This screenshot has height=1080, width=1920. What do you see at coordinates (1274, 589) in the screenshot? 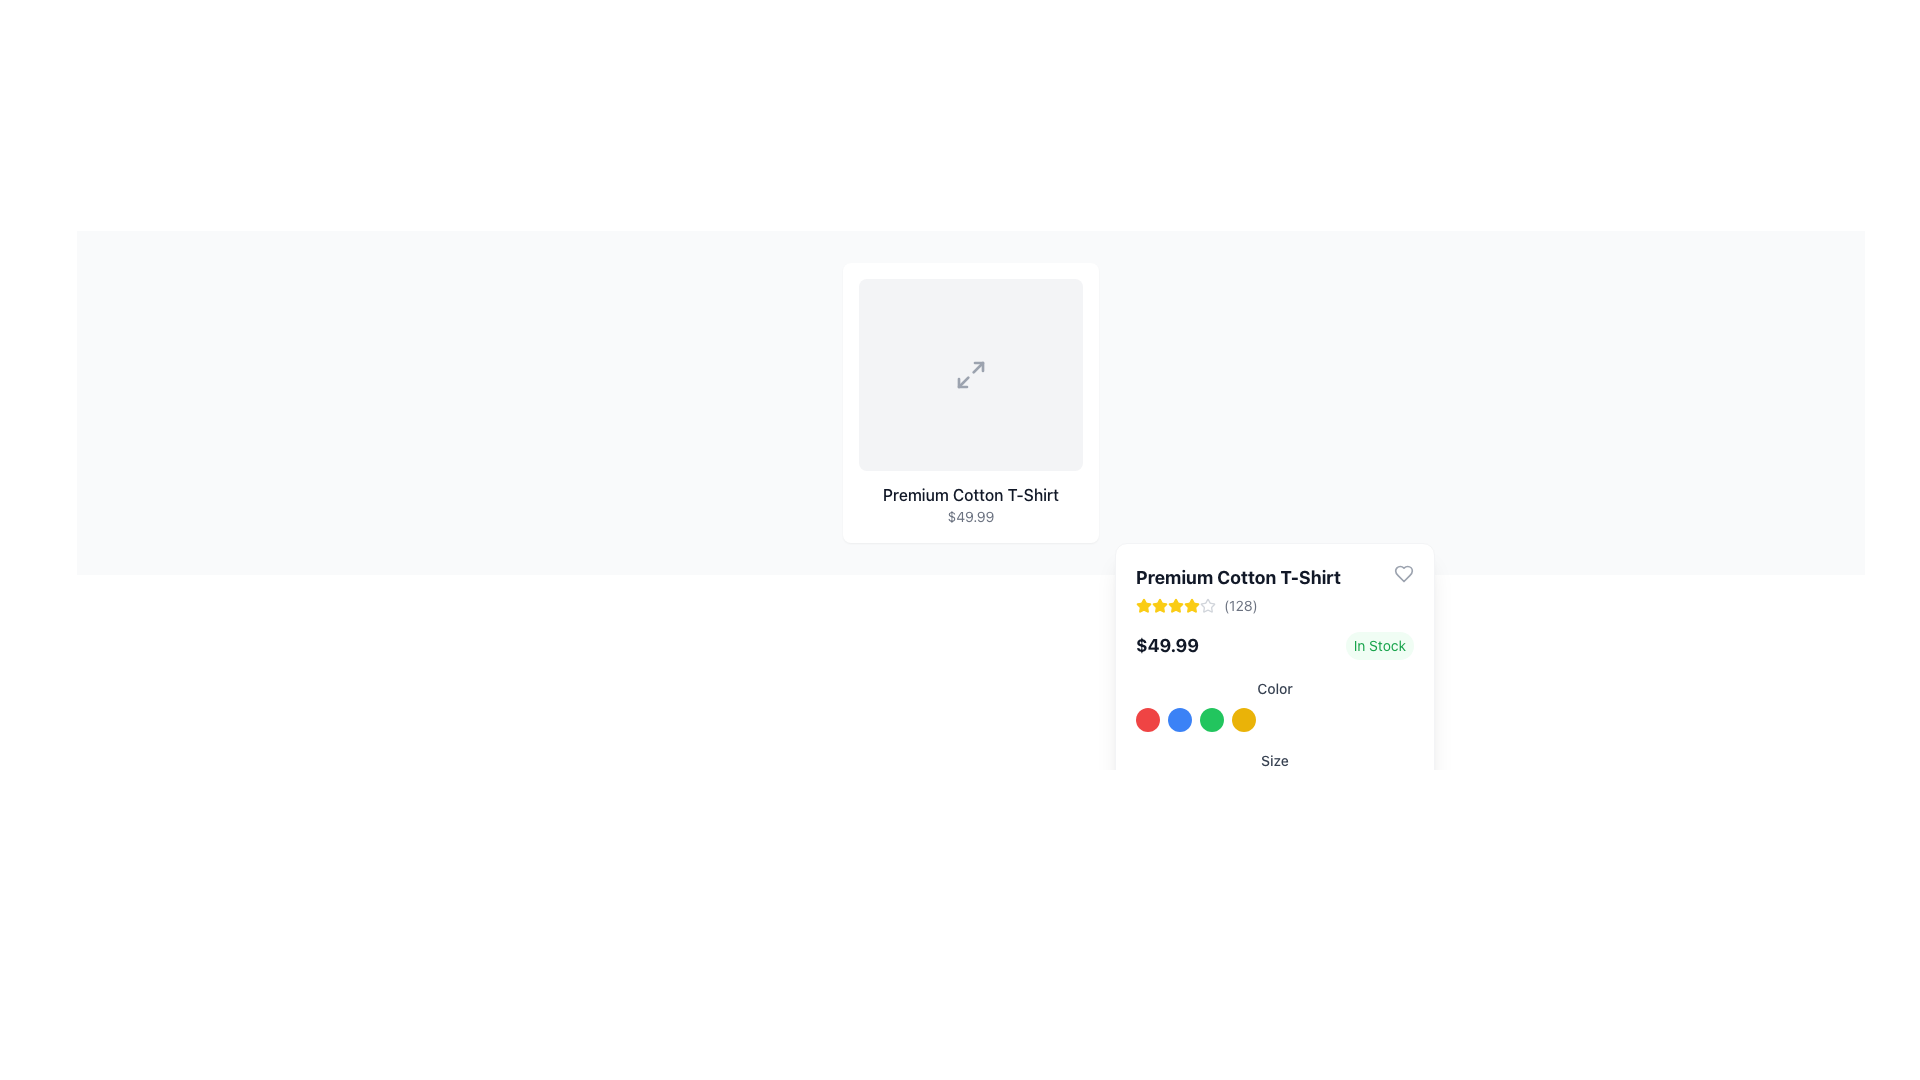
I see `product name 'Premium Cotton T-Shirt' from the Product header section displaying the rating and wishlist icon, located at the top section of the expanded product detail overlay` at bounding box center [1274, 589].